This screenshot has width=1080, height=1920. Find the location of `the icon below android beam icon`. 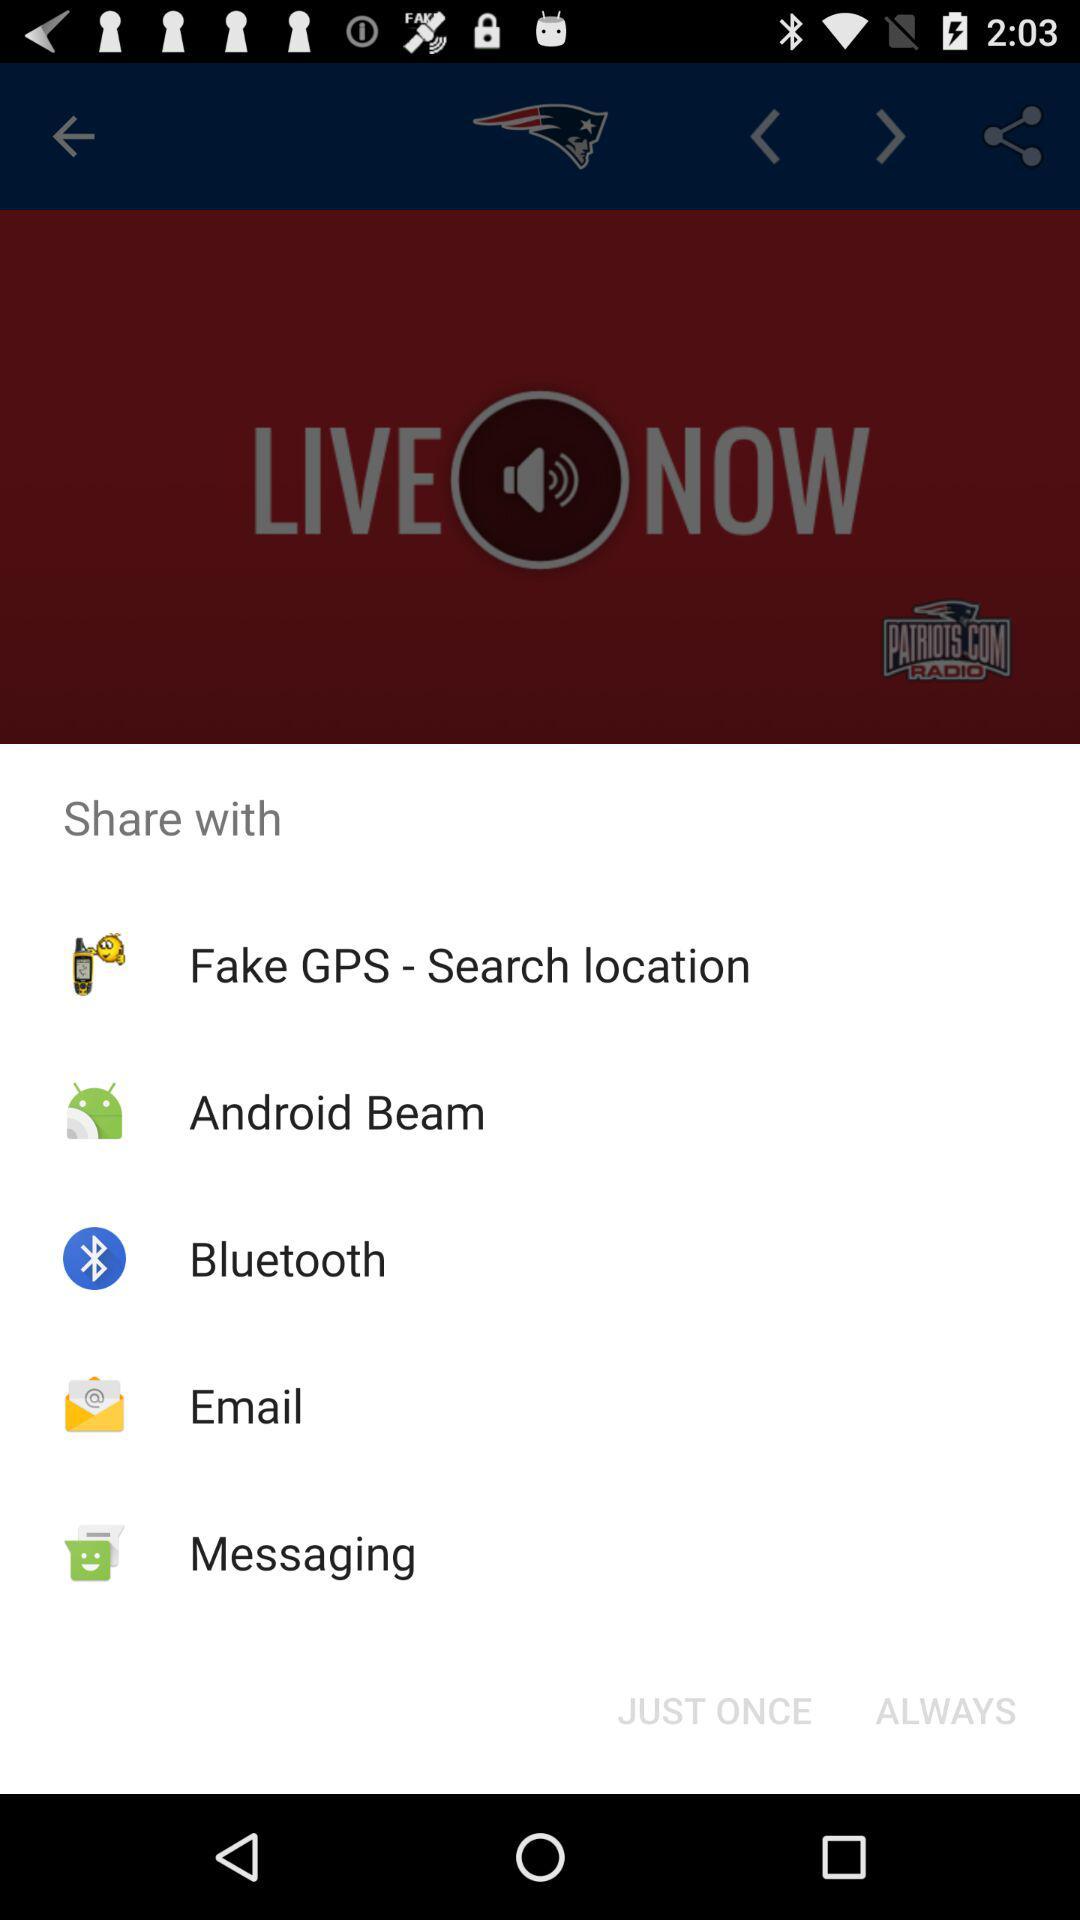

the icon below android beam icon is located at coordinates (288, 1257).